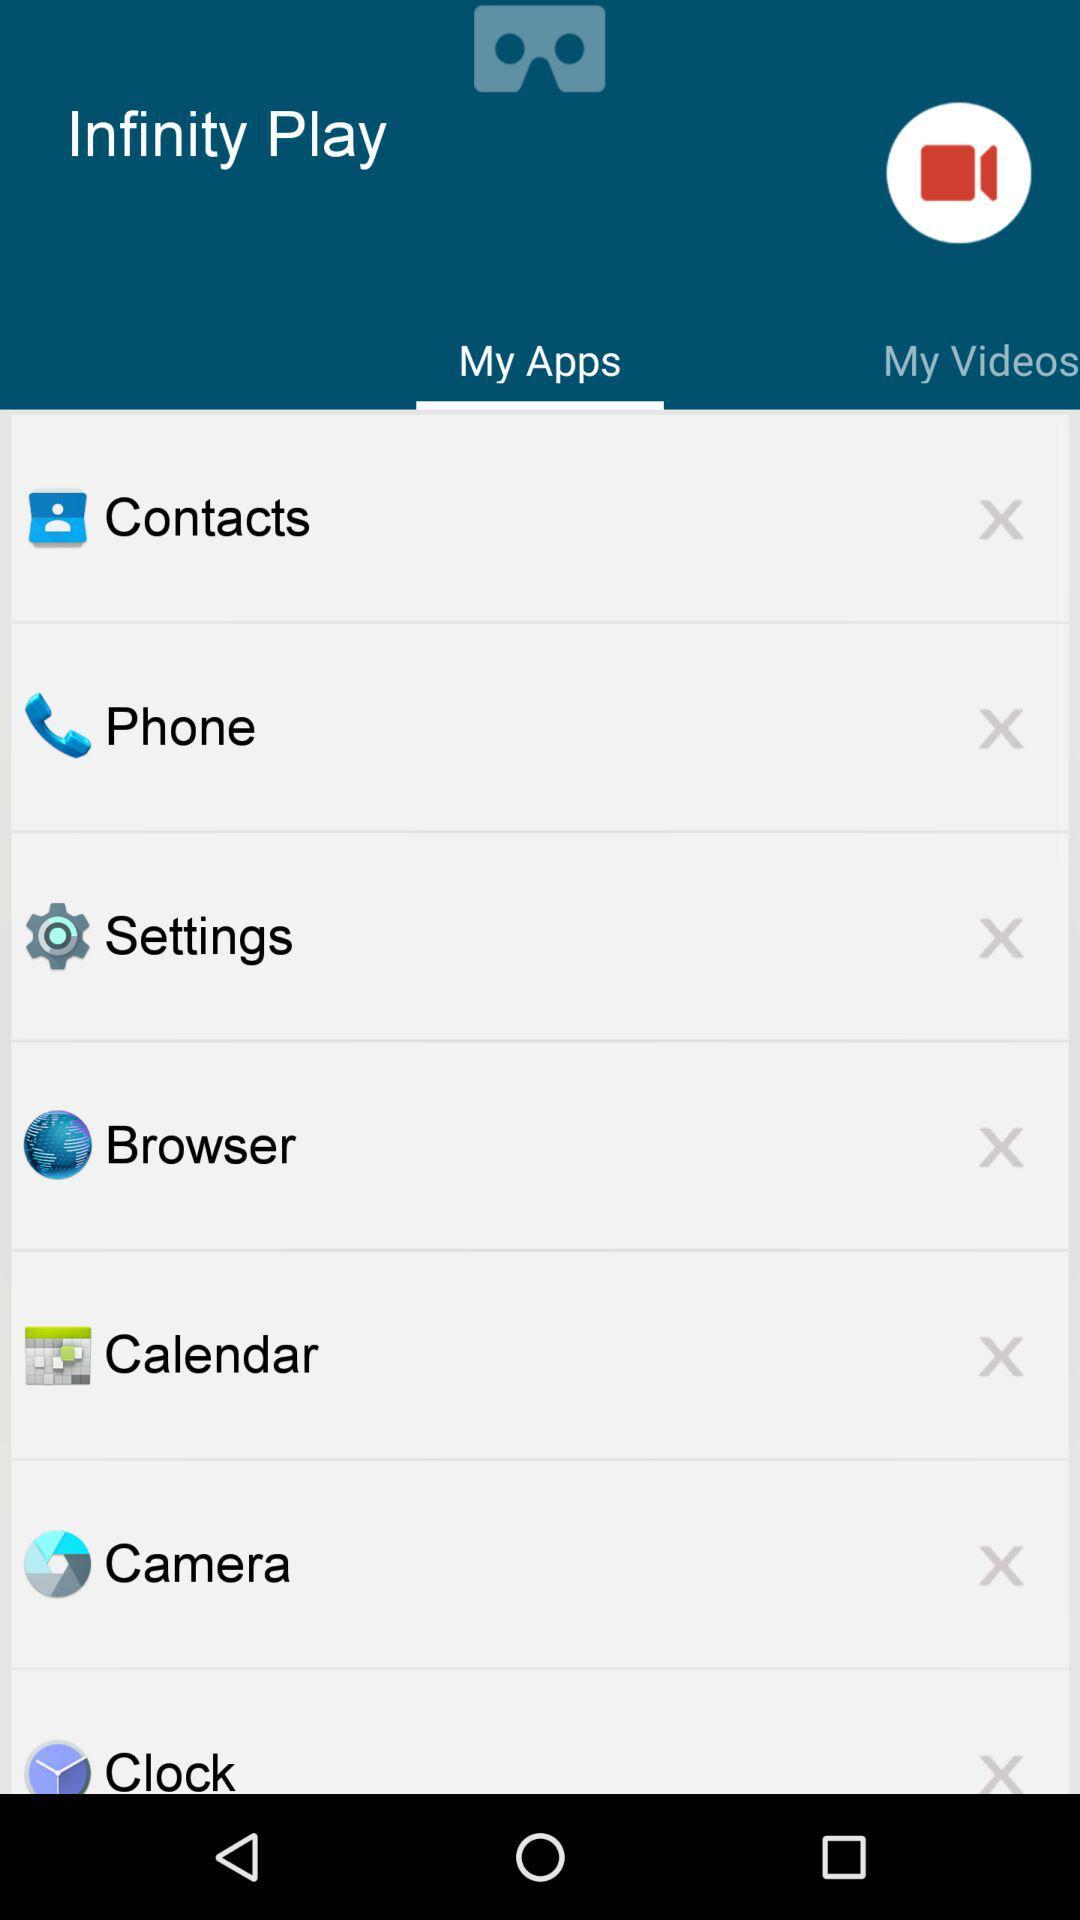 This screenshot has height=1920, width=1080. Describe the element at coordinates (1001, 1354) in the screenshot. I see `closed` at that location.